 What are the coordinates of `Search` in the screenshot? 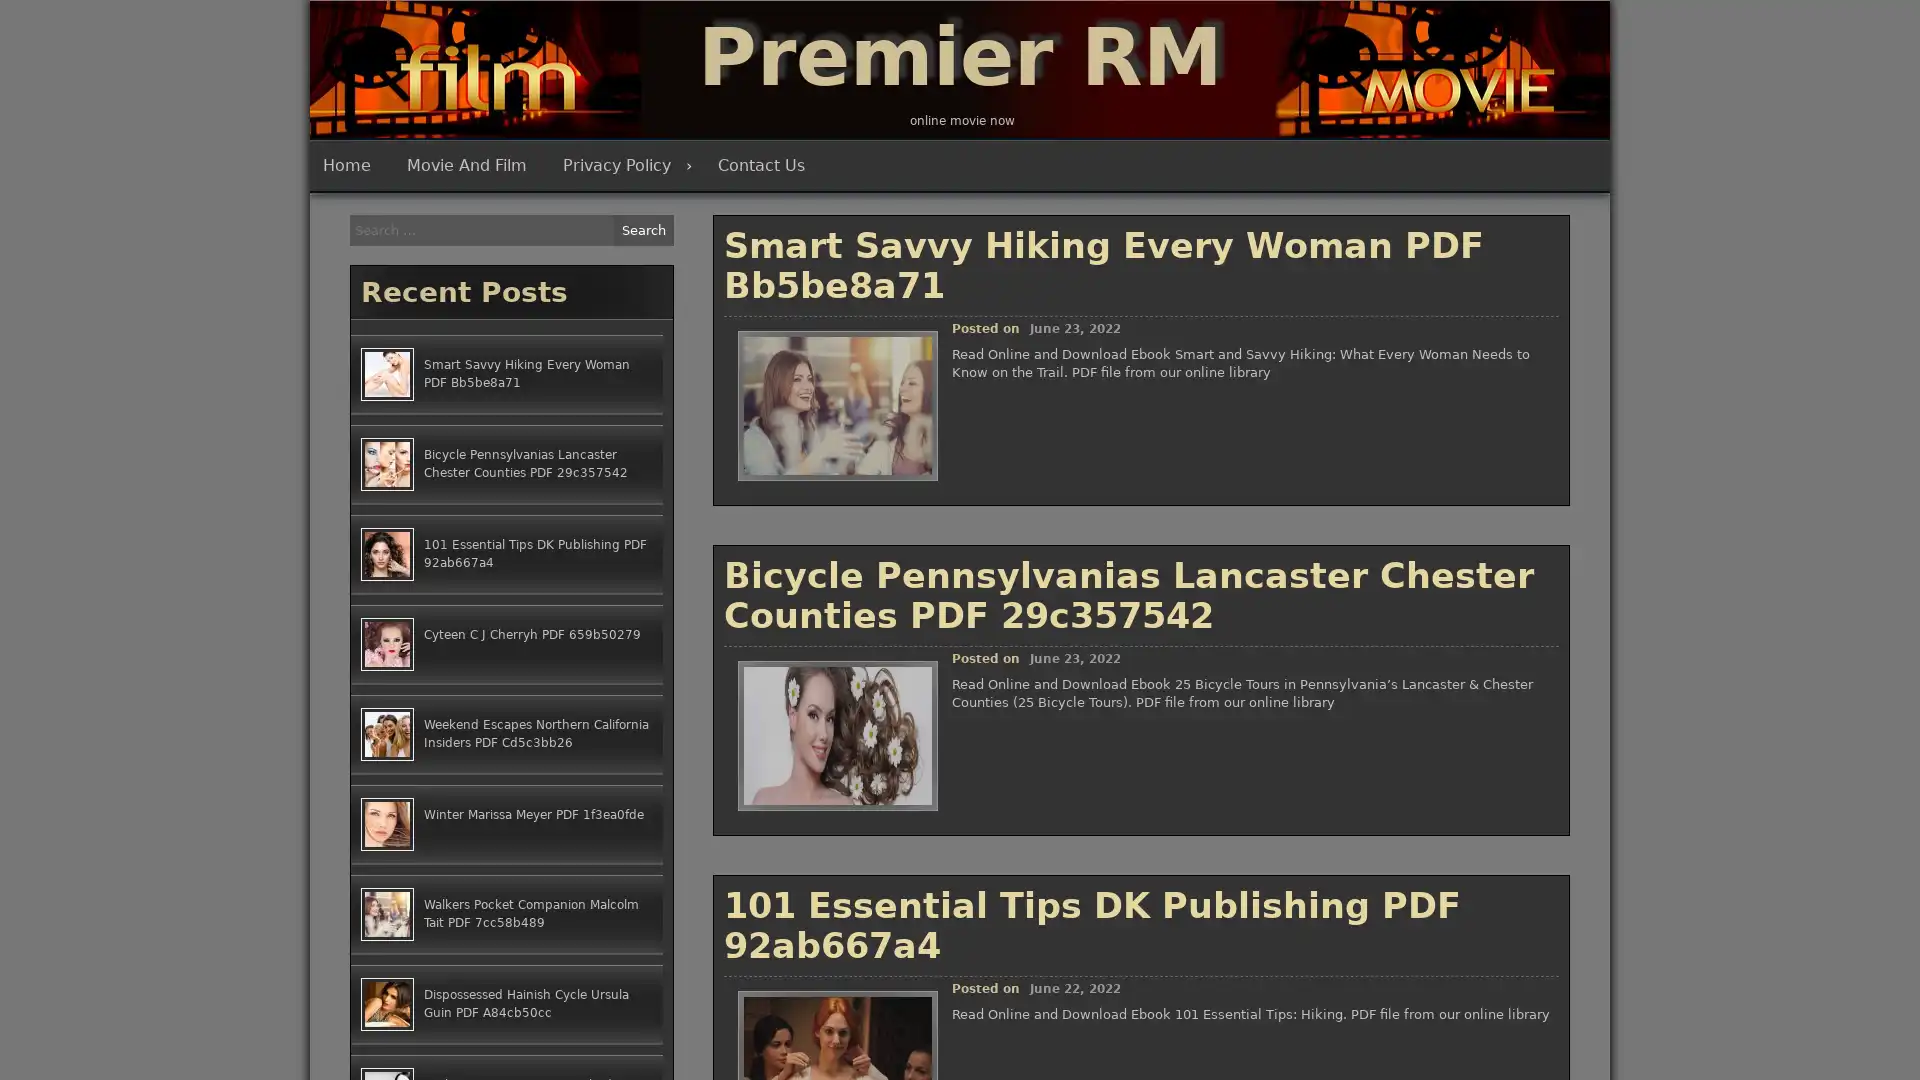 It's located at (643, 229).